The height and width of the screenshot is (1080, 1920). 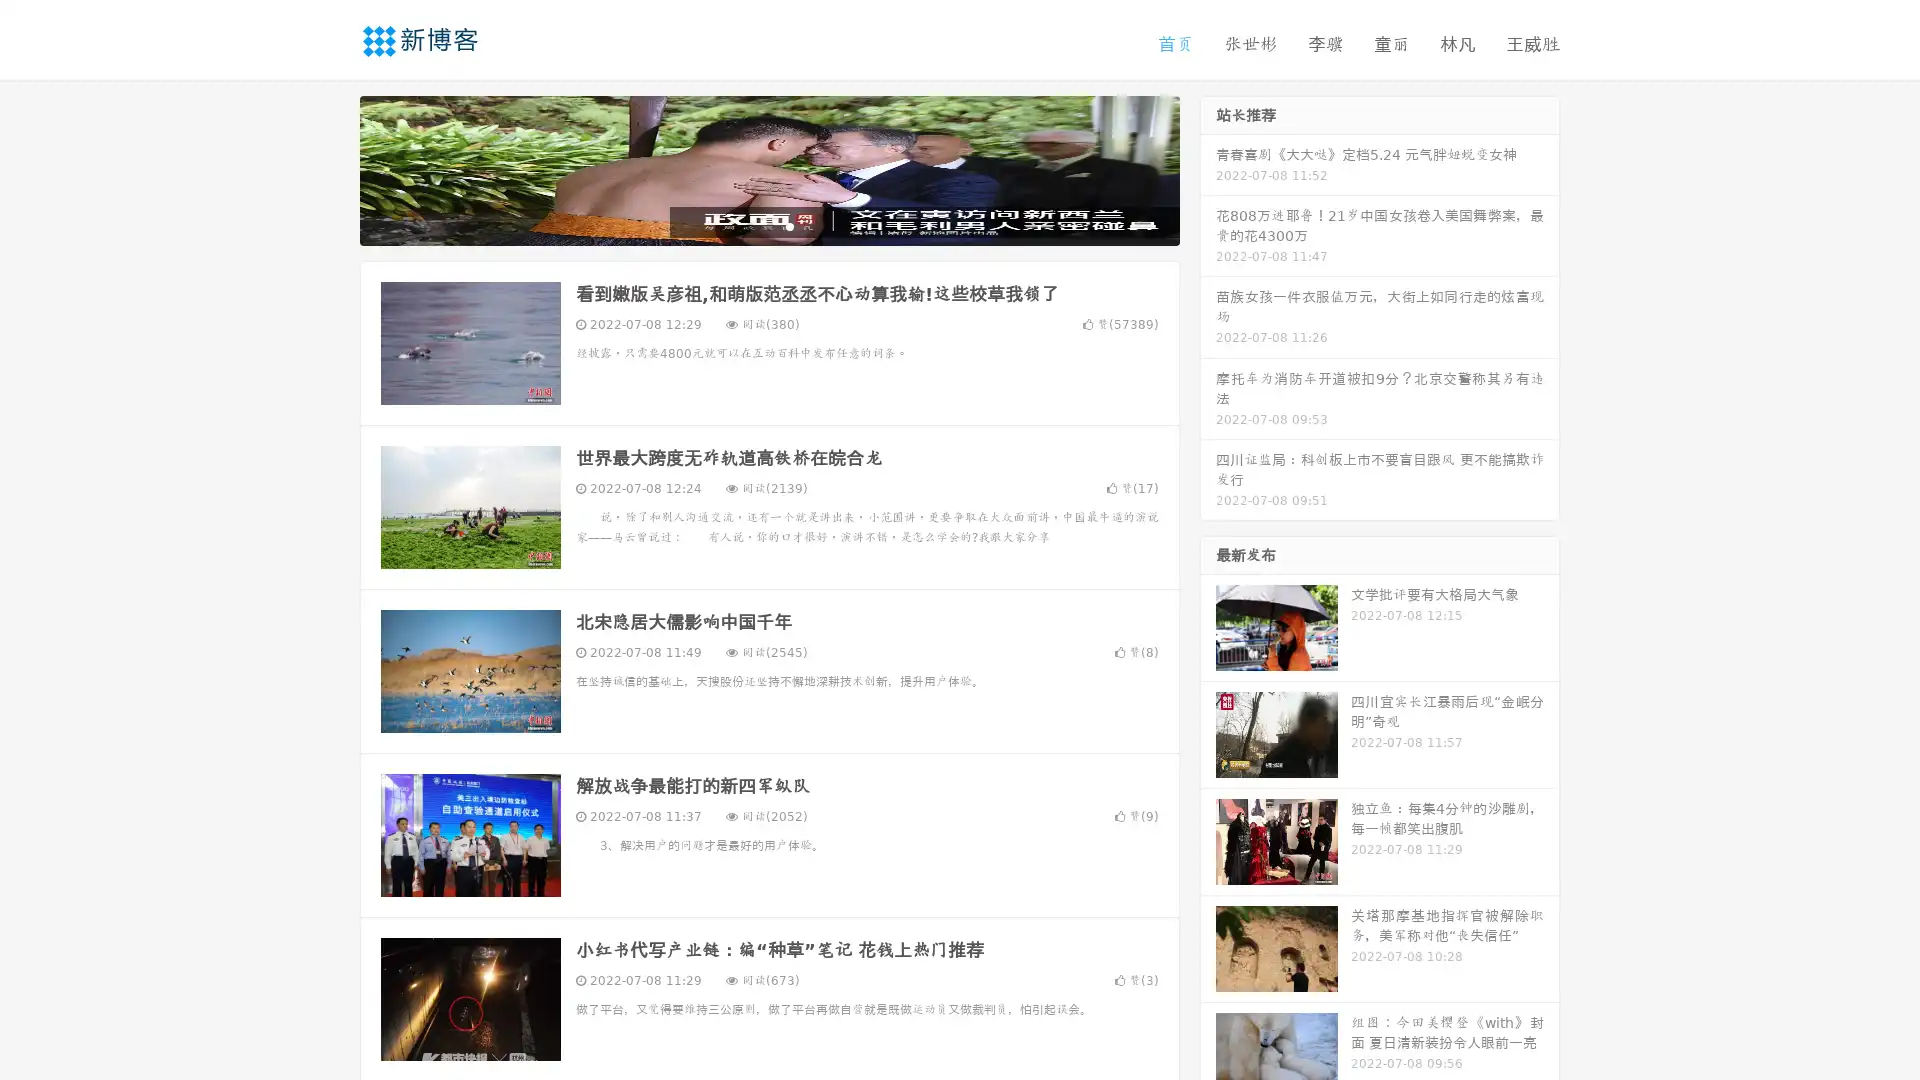 What do you see at coordinates (768, 225) in the screenshot?
I see `Go to slide 2` at bounding box center [768, 225].